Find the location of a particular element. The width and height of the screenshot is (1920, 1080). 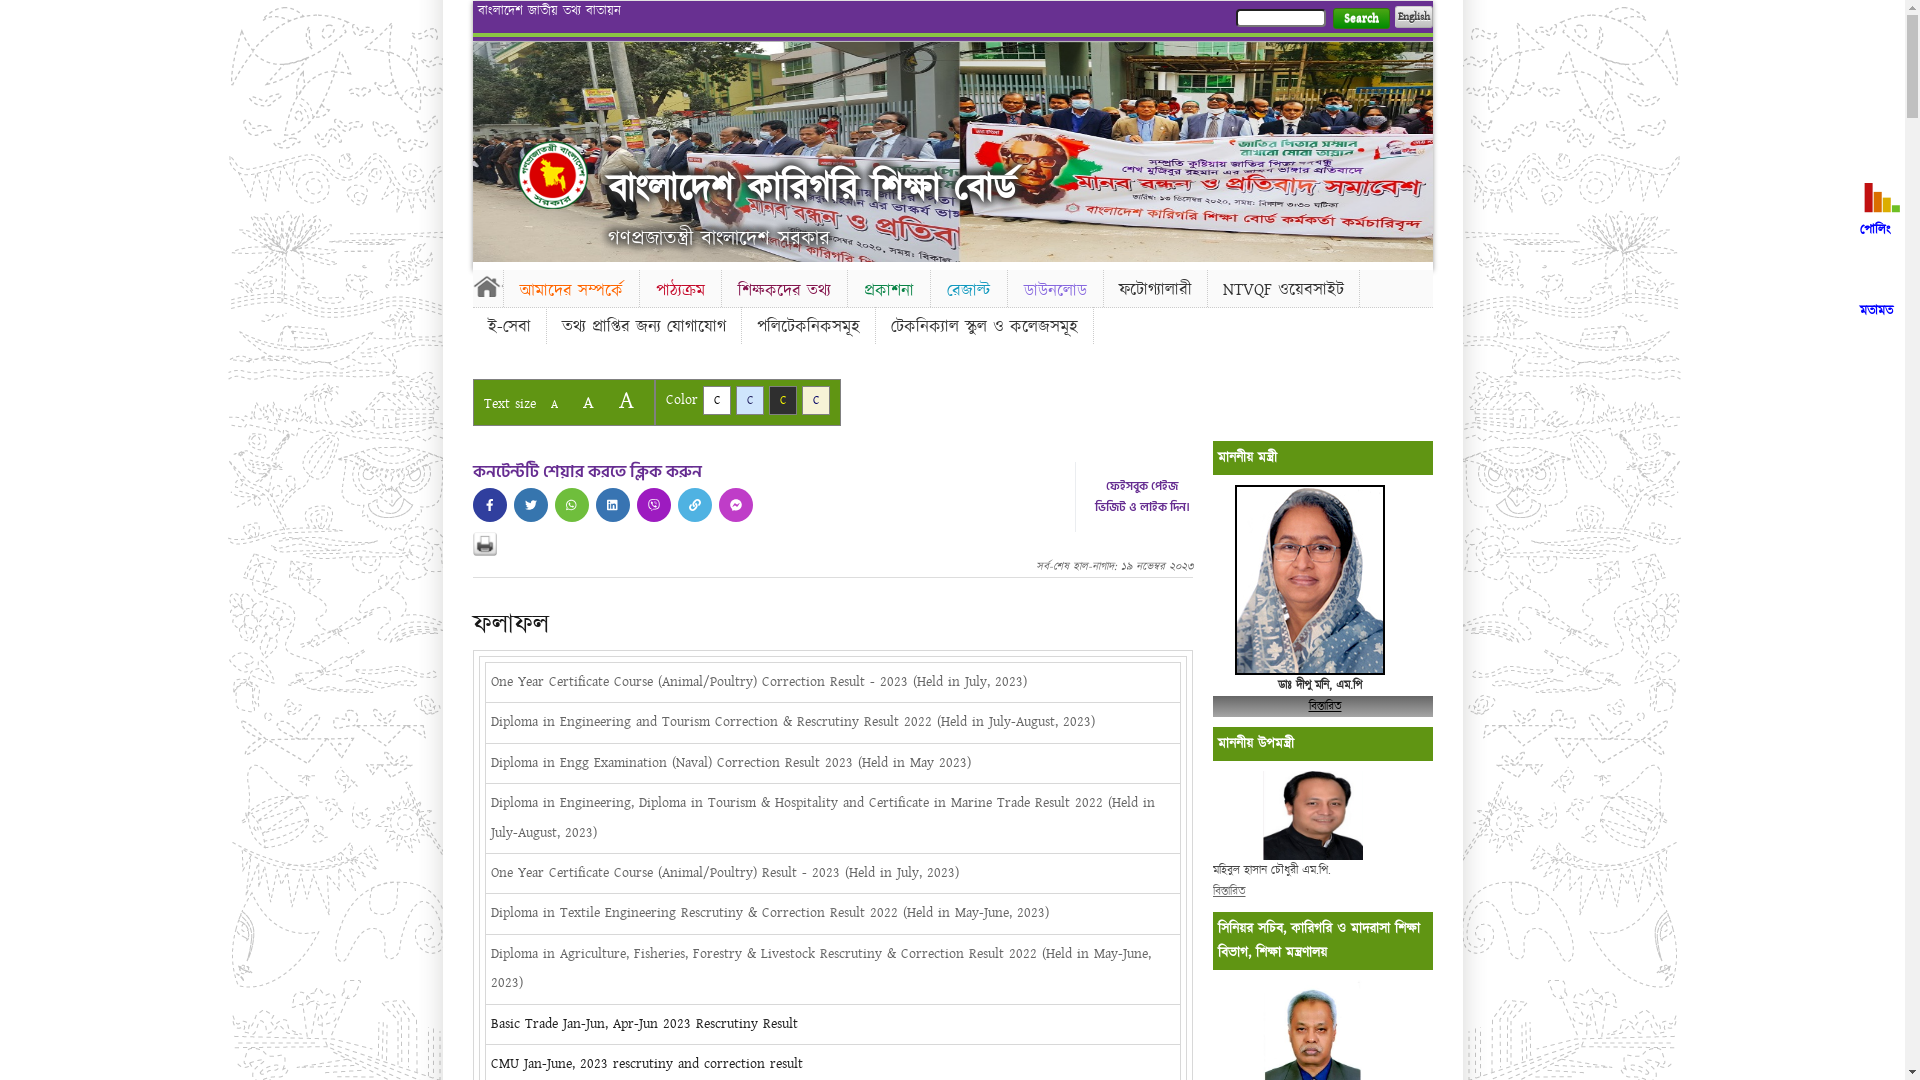

'C' is located at coordinates (816, 400).